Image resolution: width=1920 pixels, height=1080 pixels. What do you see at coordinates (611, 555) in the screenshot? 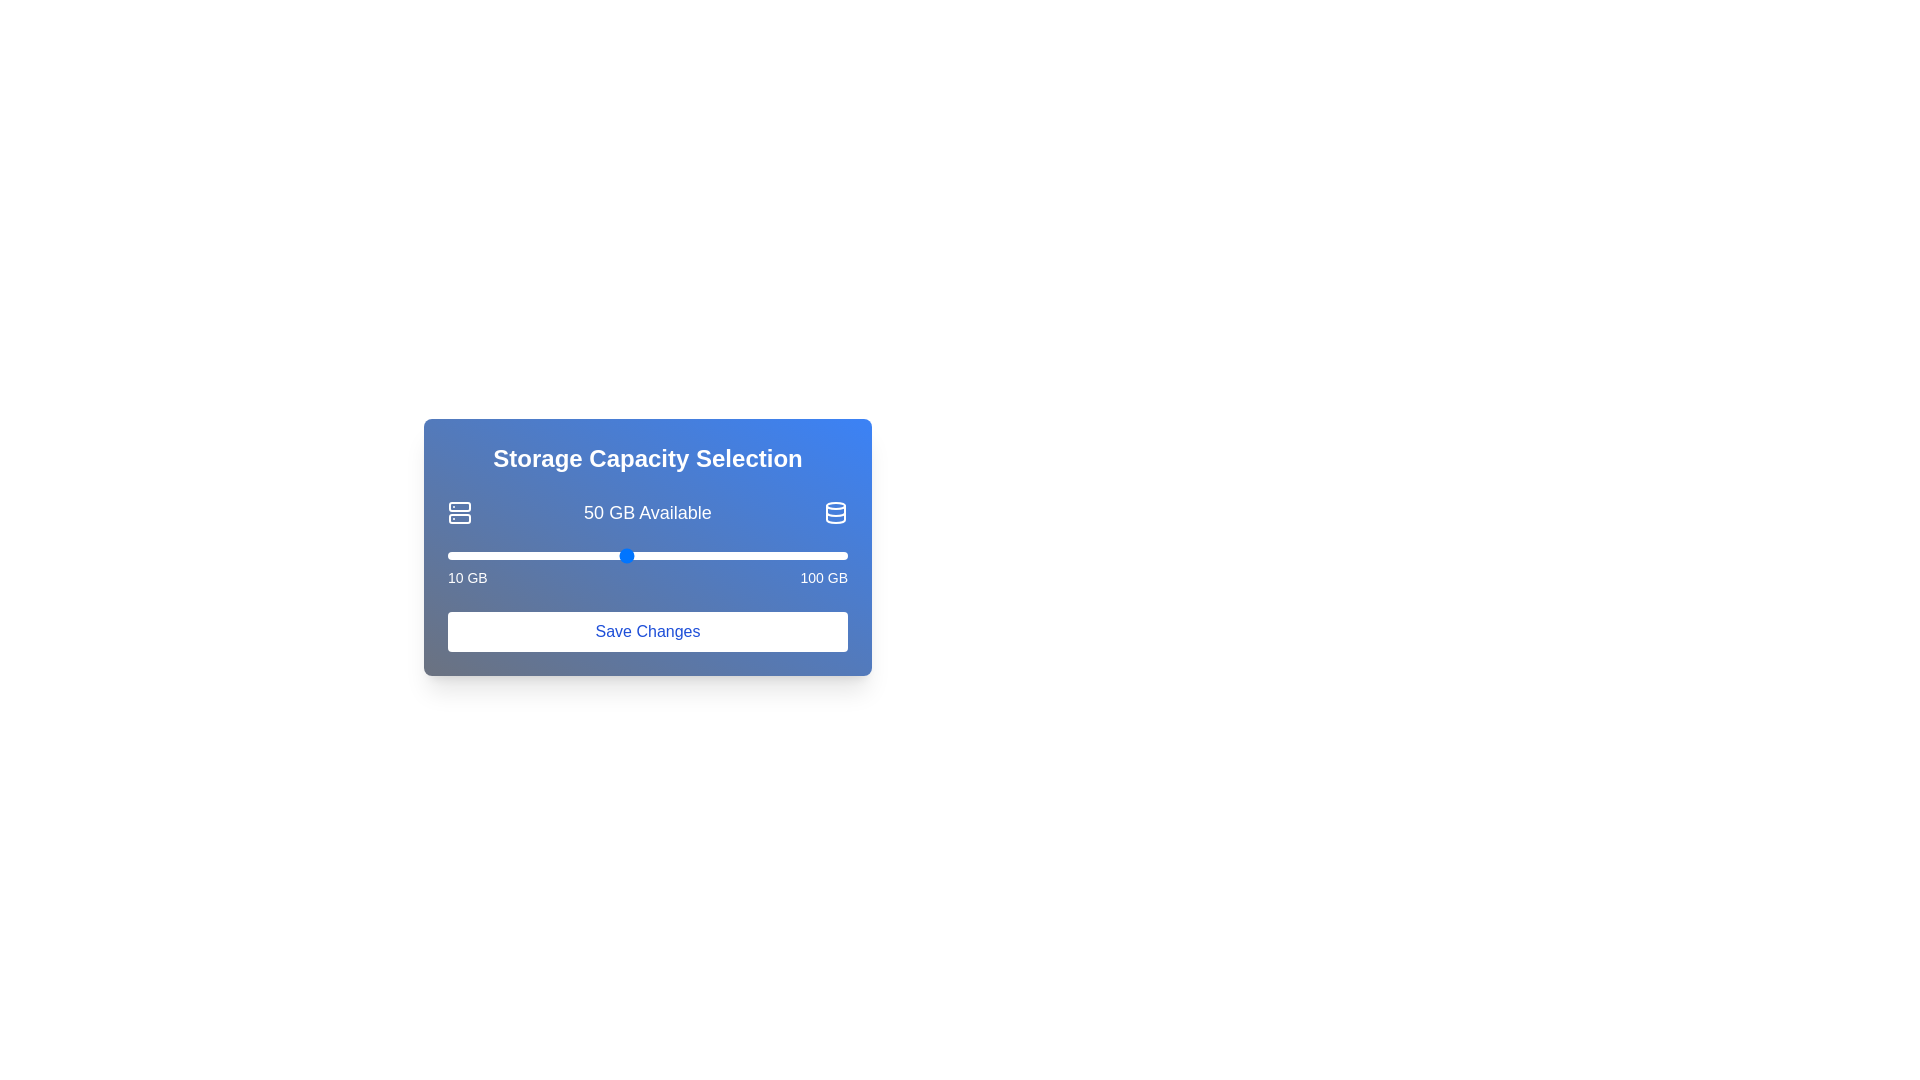
I see `the storage slider to set the storage capacity to 47 GB` at bounding box center [611, 555].